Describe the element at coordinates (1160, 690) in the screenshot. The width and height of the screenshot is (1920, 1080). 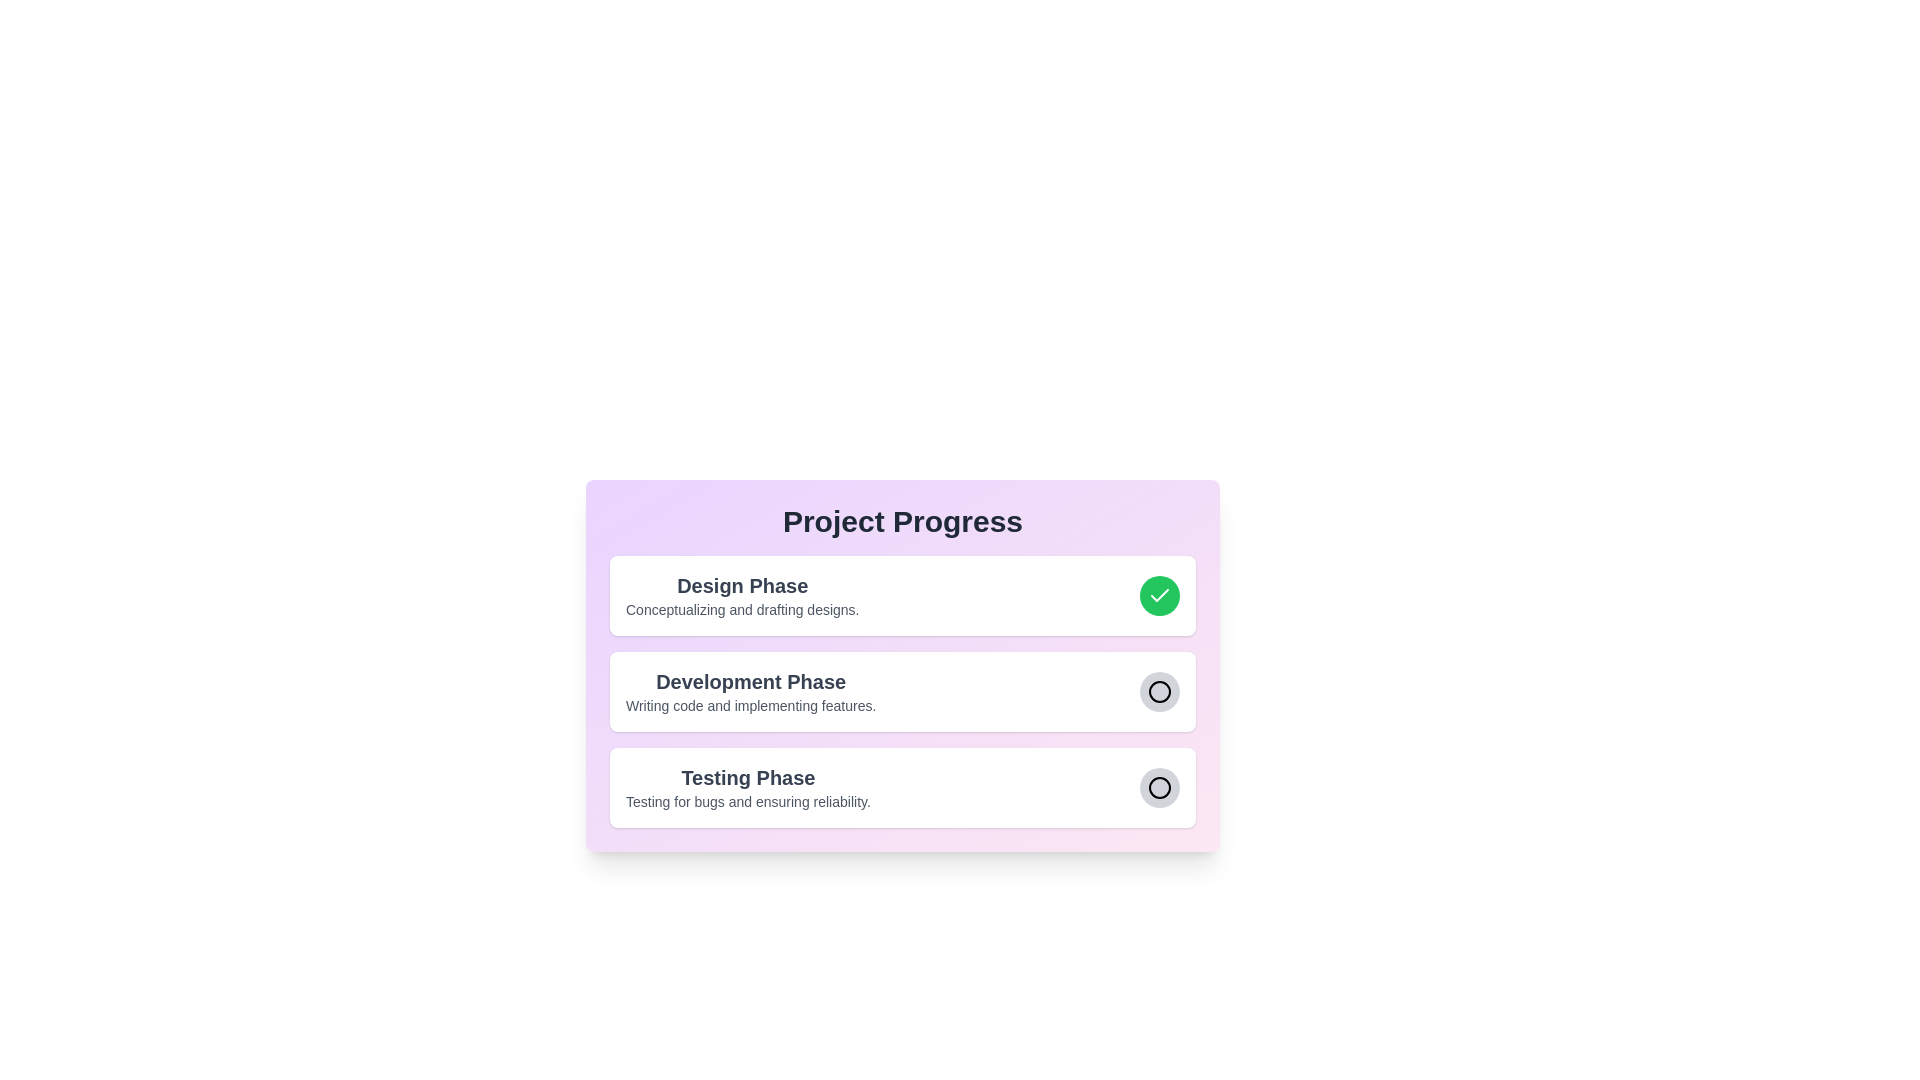
I see `the circular SVG icon with a black stroke outline, located in the center-right of the 'Development Phase' row` at that location.